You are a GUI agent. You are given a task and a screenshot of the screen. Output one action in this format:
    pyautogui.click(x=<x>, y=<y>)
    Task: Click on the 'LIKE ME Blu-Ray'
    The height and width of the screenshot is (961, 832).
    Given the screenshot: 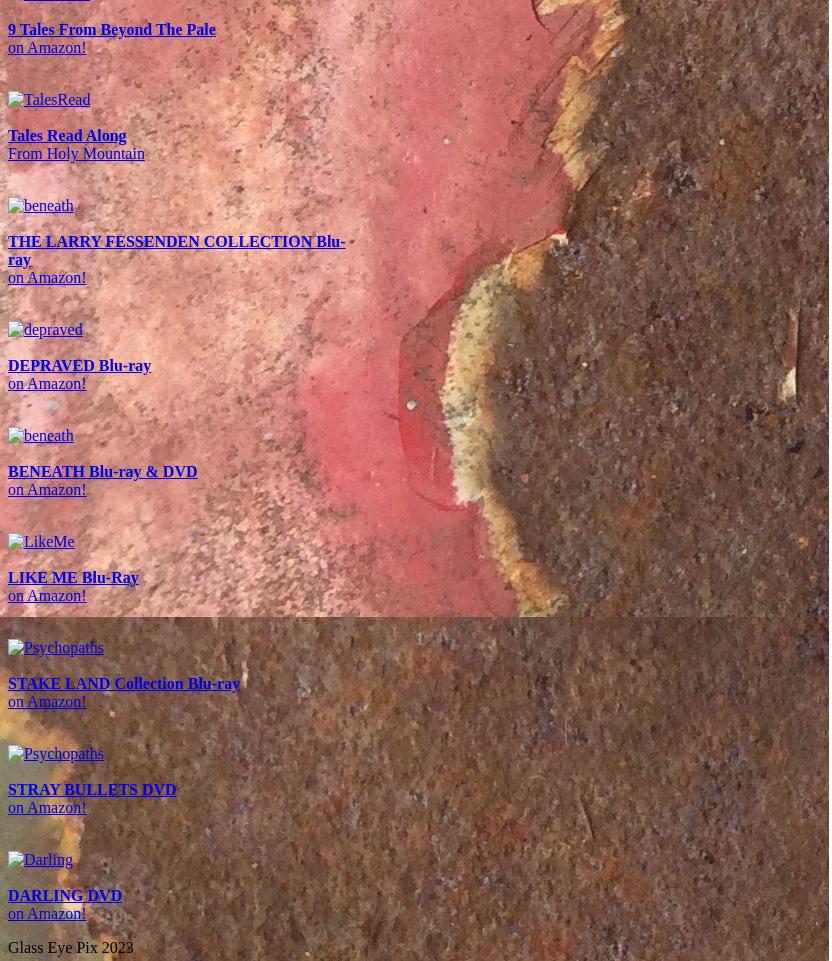 What is the action you would take?
    pyautogui.click(x=71, y=575)
    